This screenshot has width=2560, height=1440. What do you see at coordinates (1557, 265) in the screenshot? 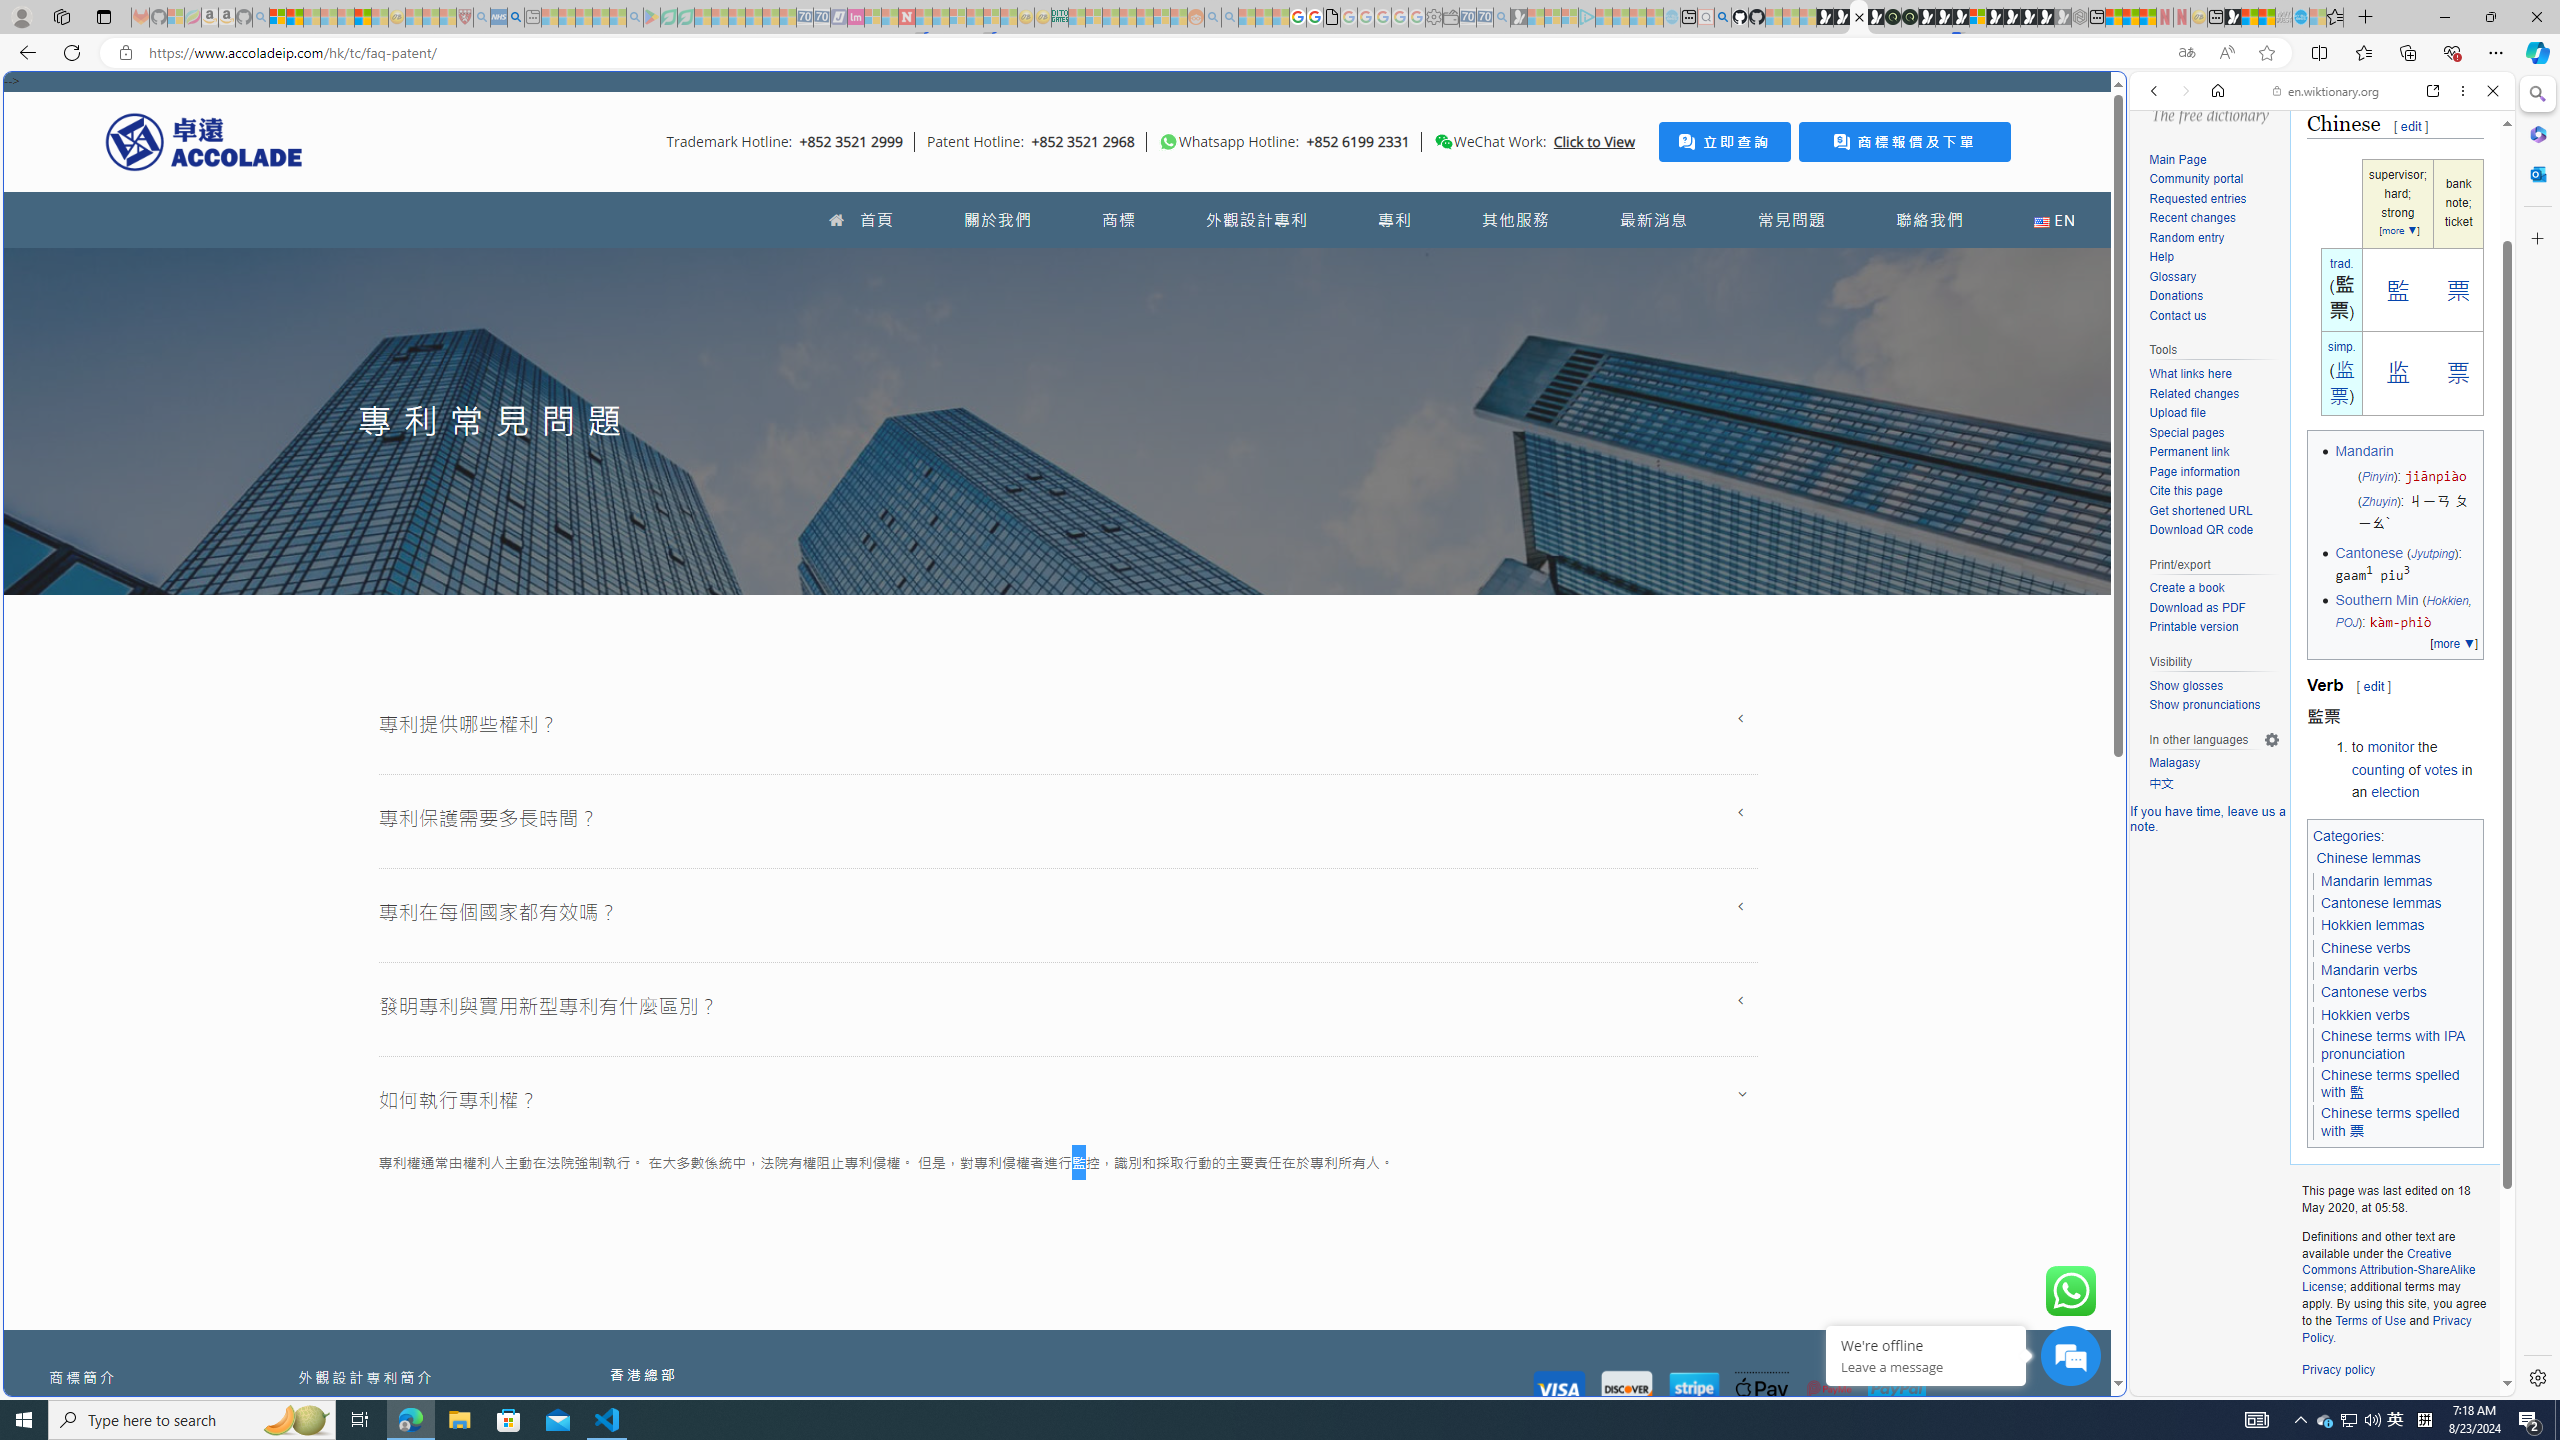
I see `'Tabs you'` at bounding box center [1557, 265].